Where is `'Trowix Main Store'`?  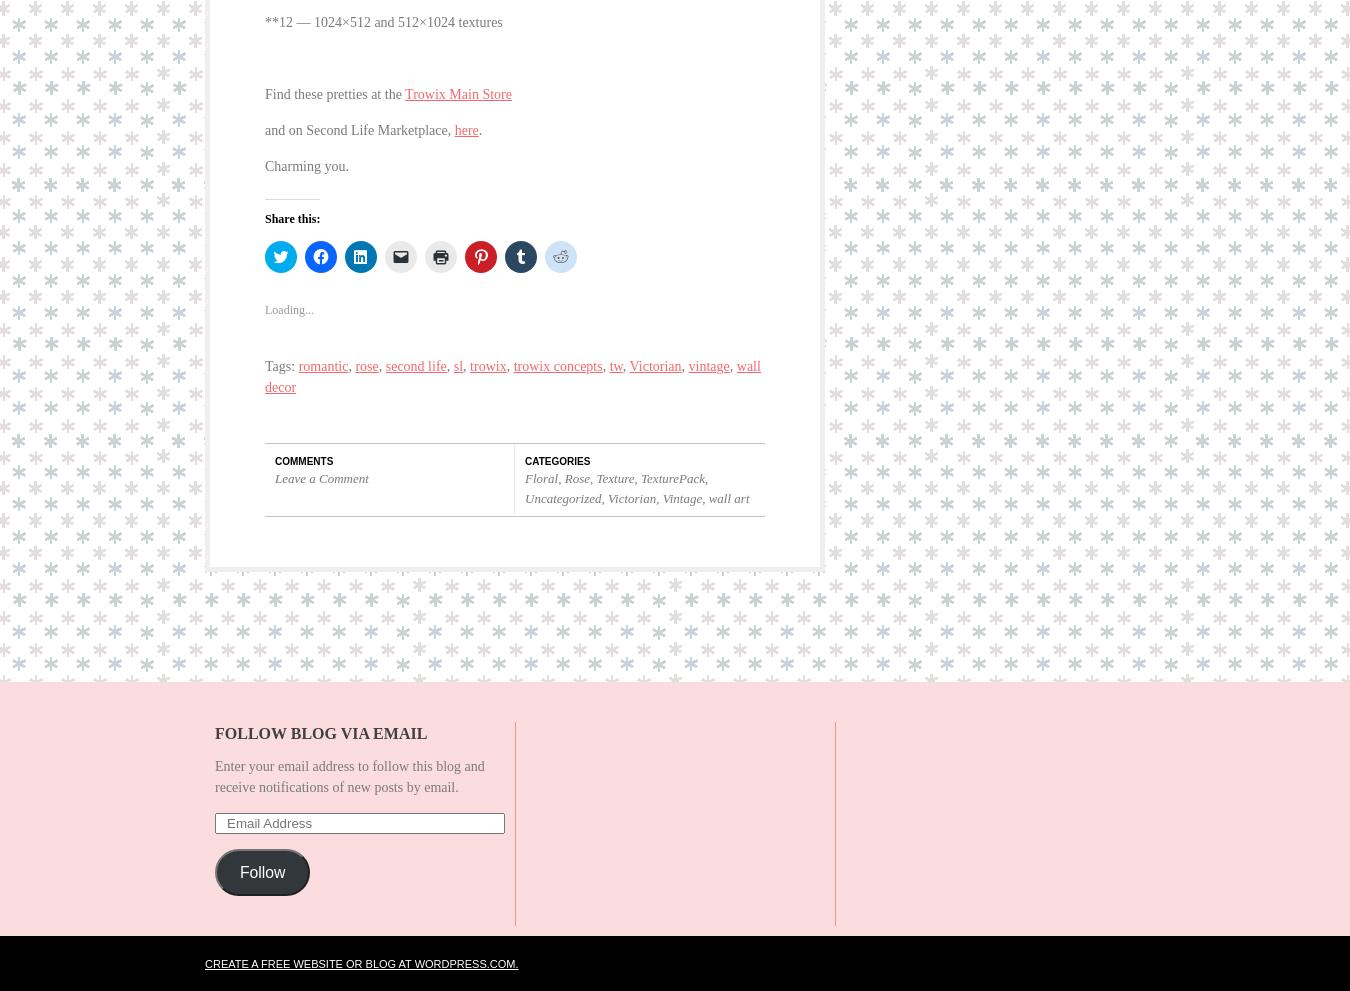 'Trowix Main Store' is located at coordinates (457, 79).